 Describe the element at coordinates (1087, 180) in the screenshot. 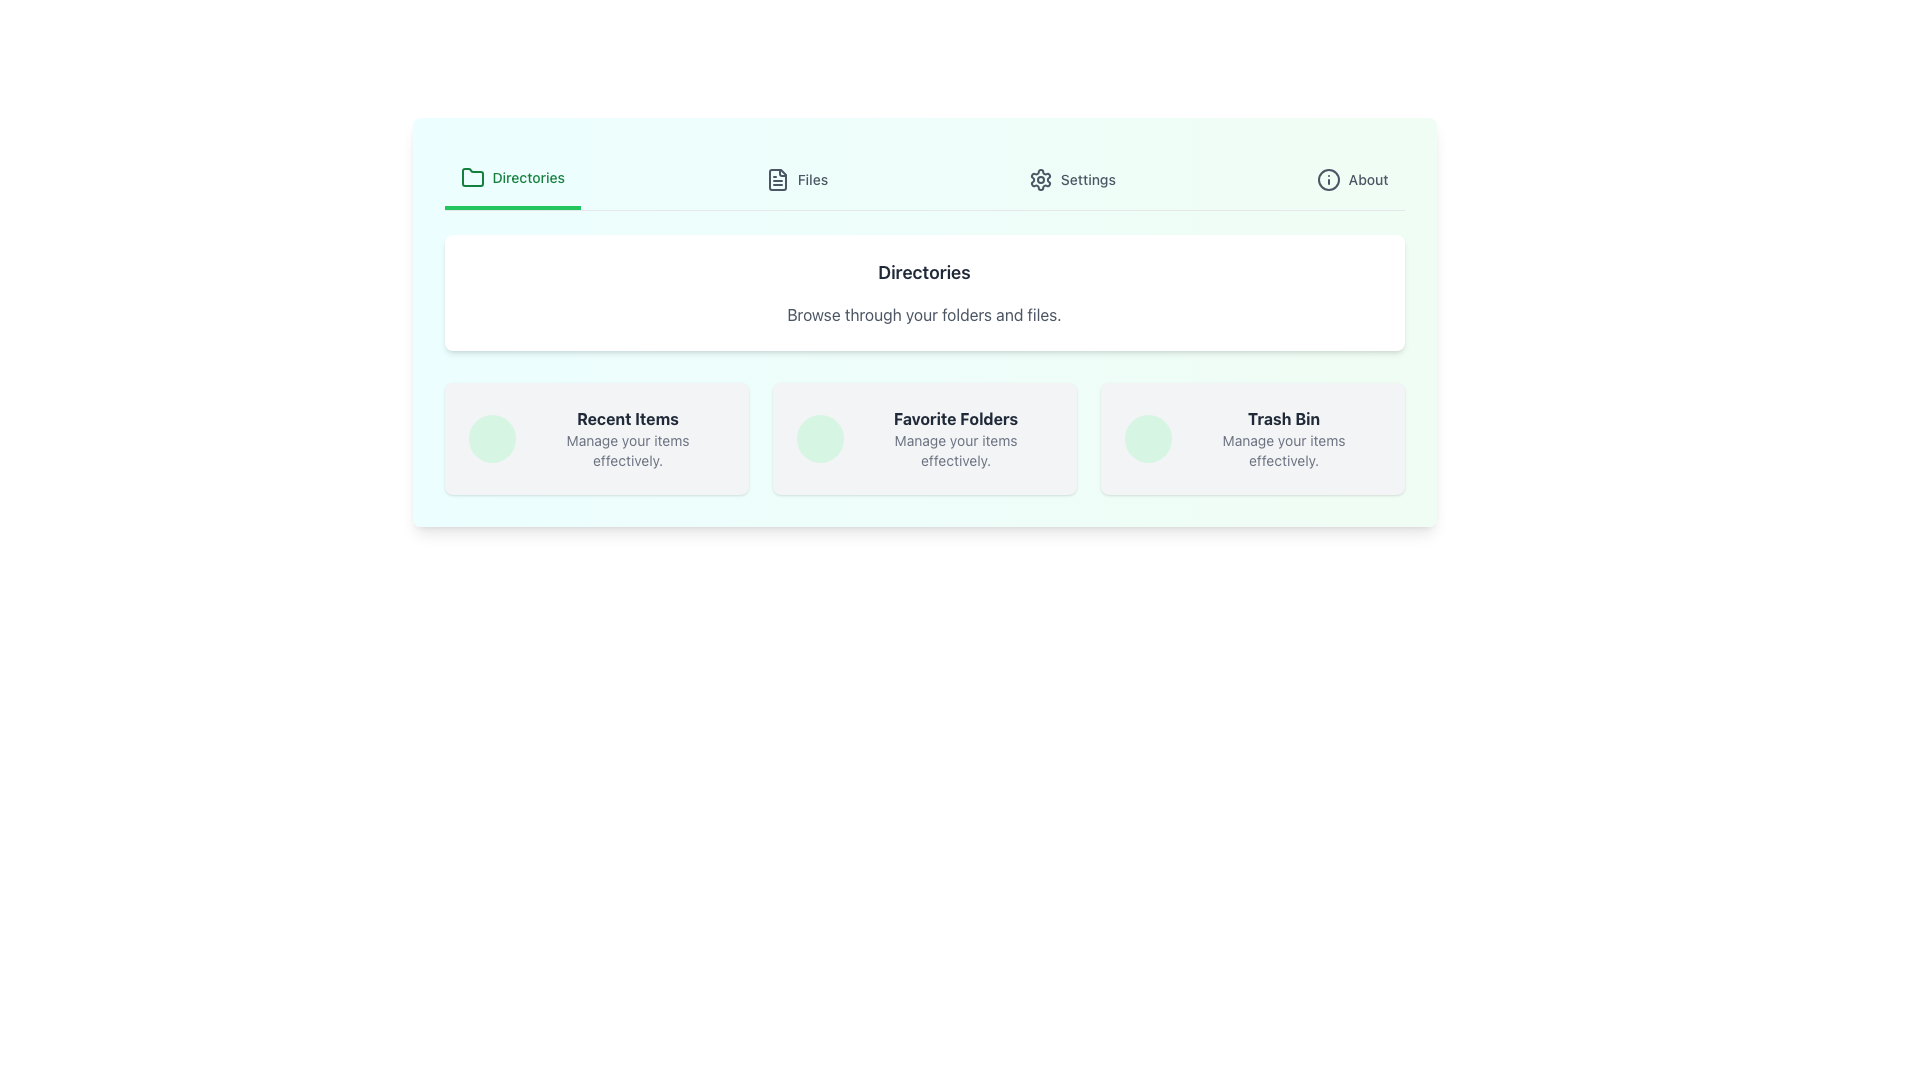

I see `the 'Settings' text label in the navigation bar` at that location.